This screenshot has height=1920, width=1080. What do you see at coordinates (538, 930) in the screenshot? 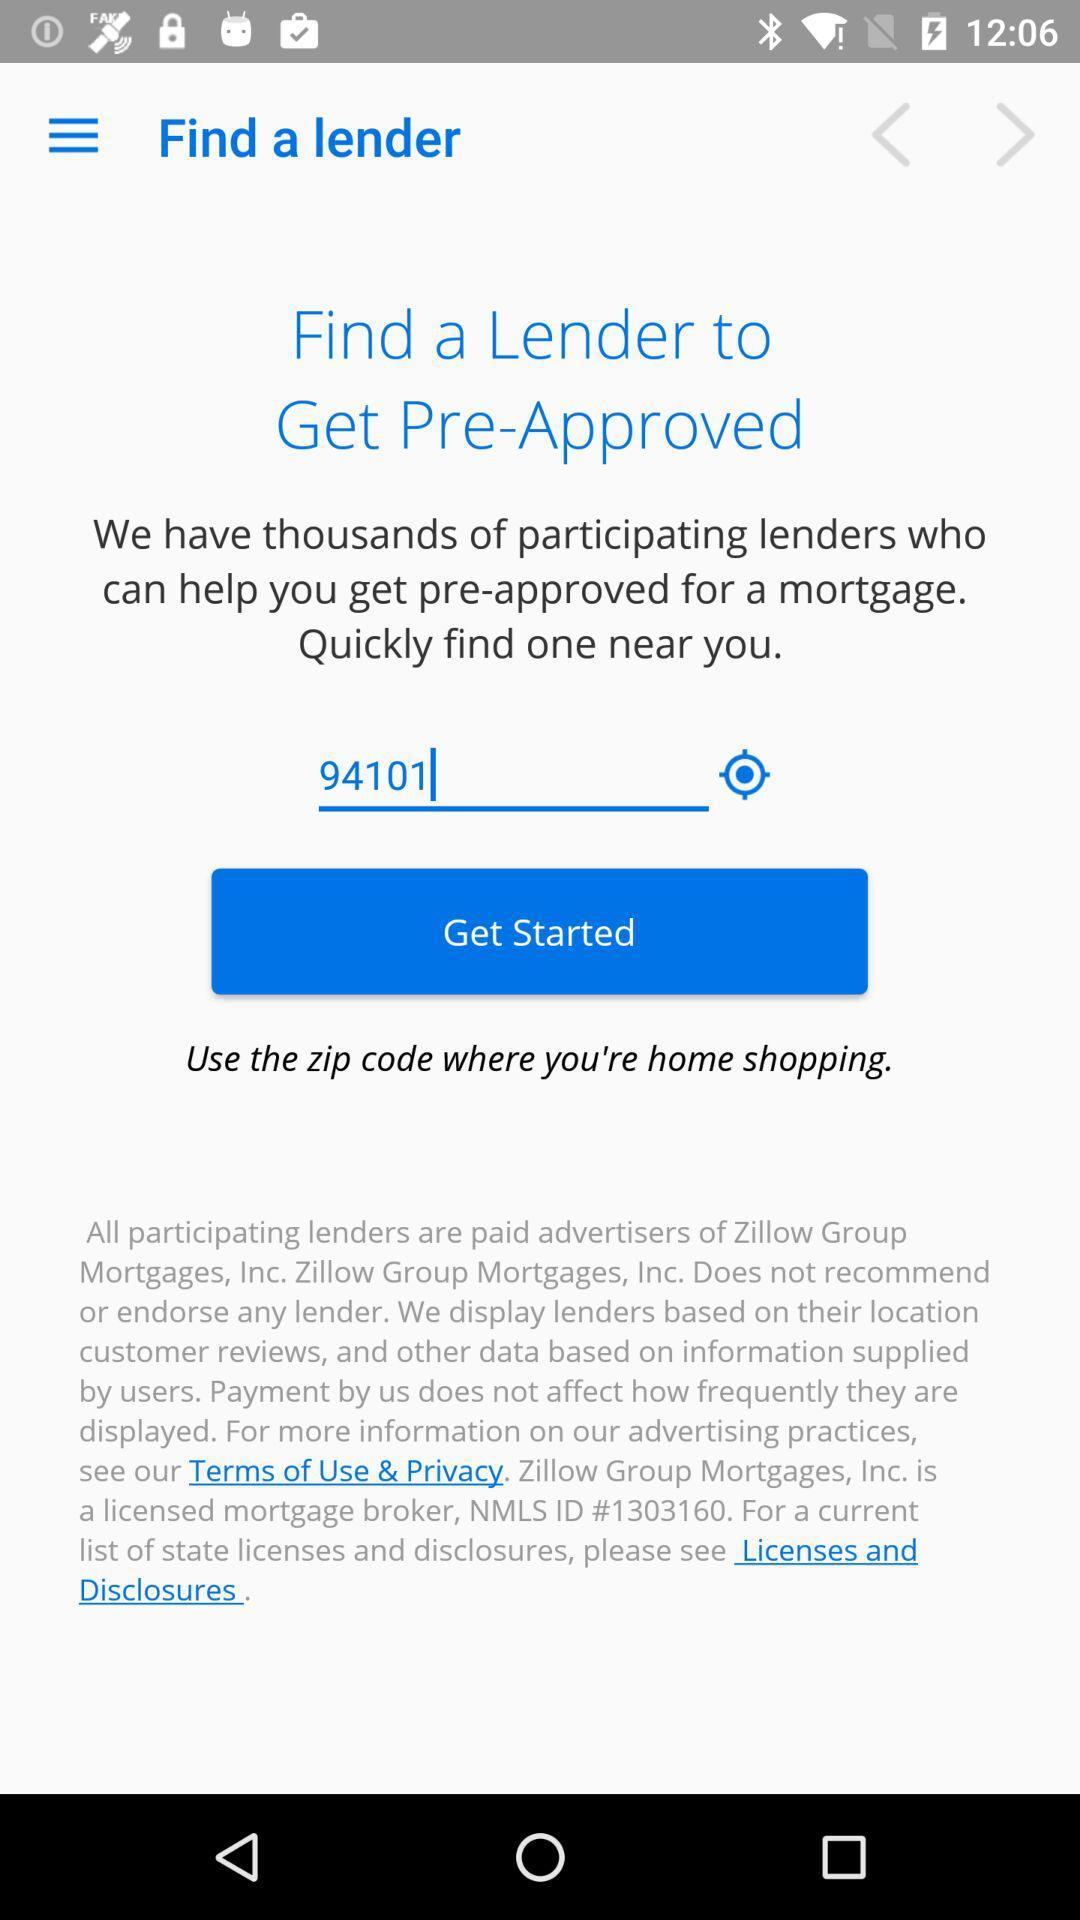
I see `the get started` at bounding box center [538, 930].